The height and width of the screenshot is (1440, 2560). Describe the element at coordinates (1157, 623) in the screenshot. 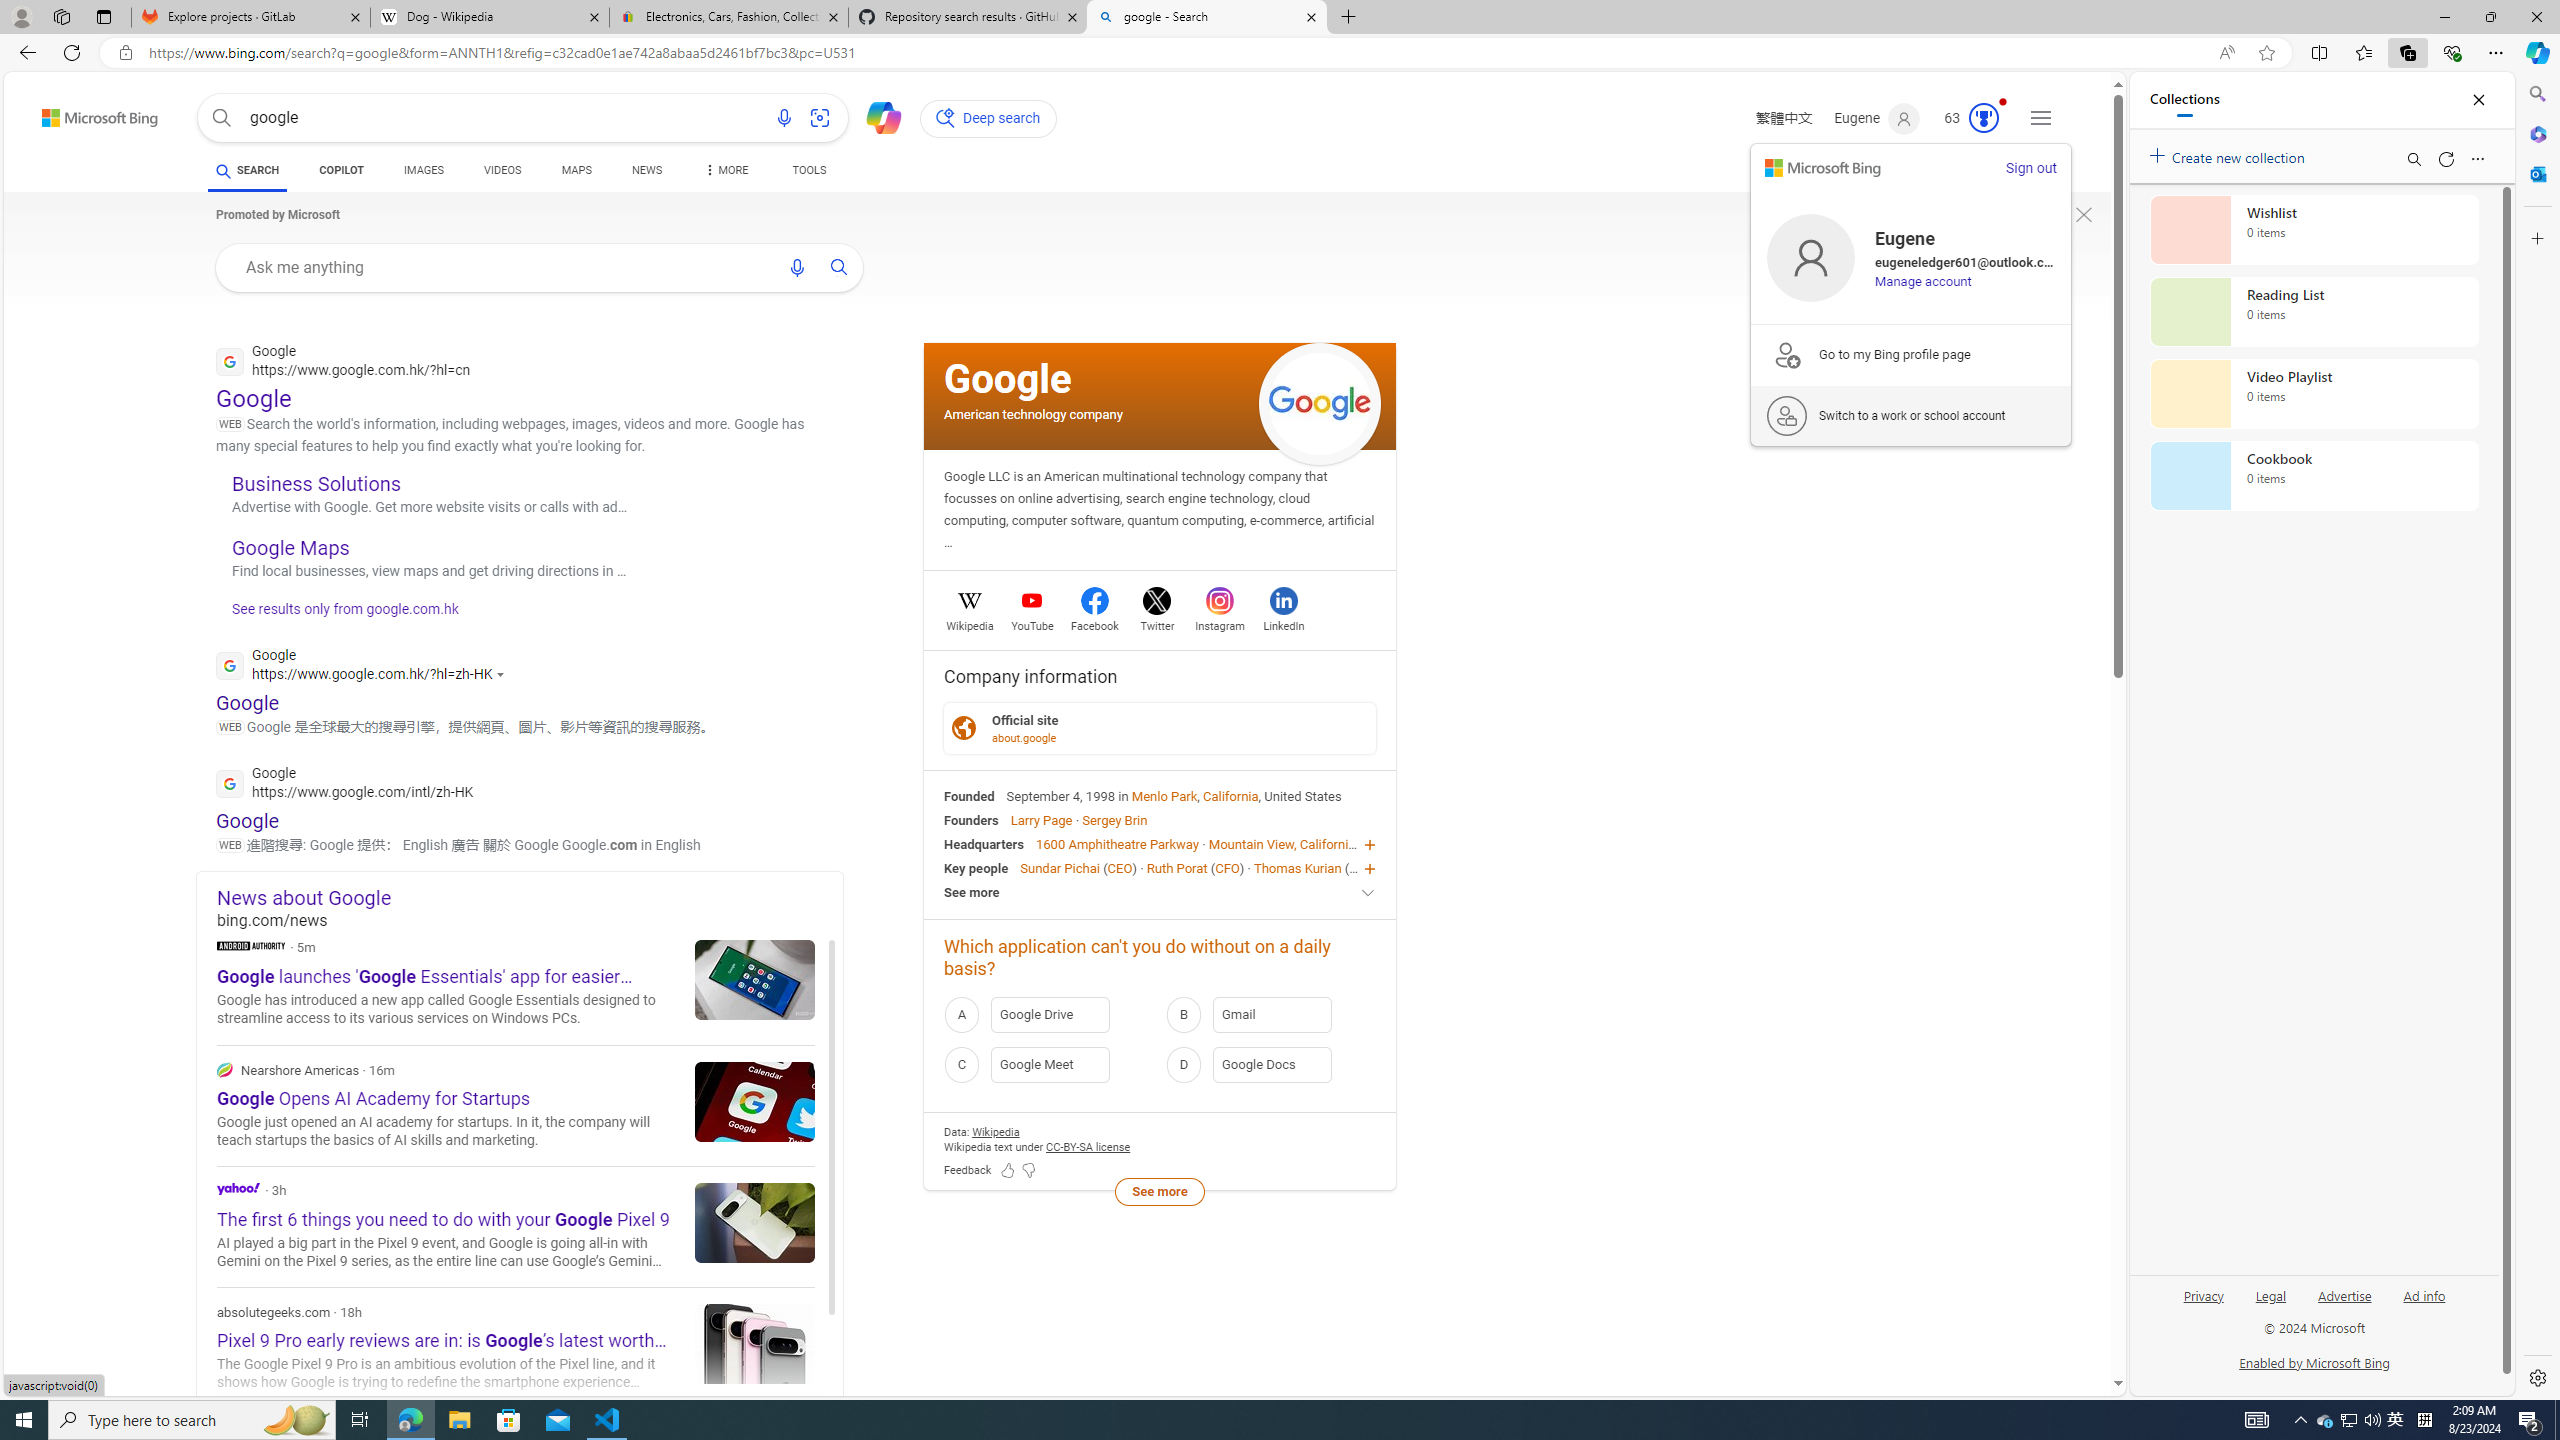

I see `'Twitter'` at that location.